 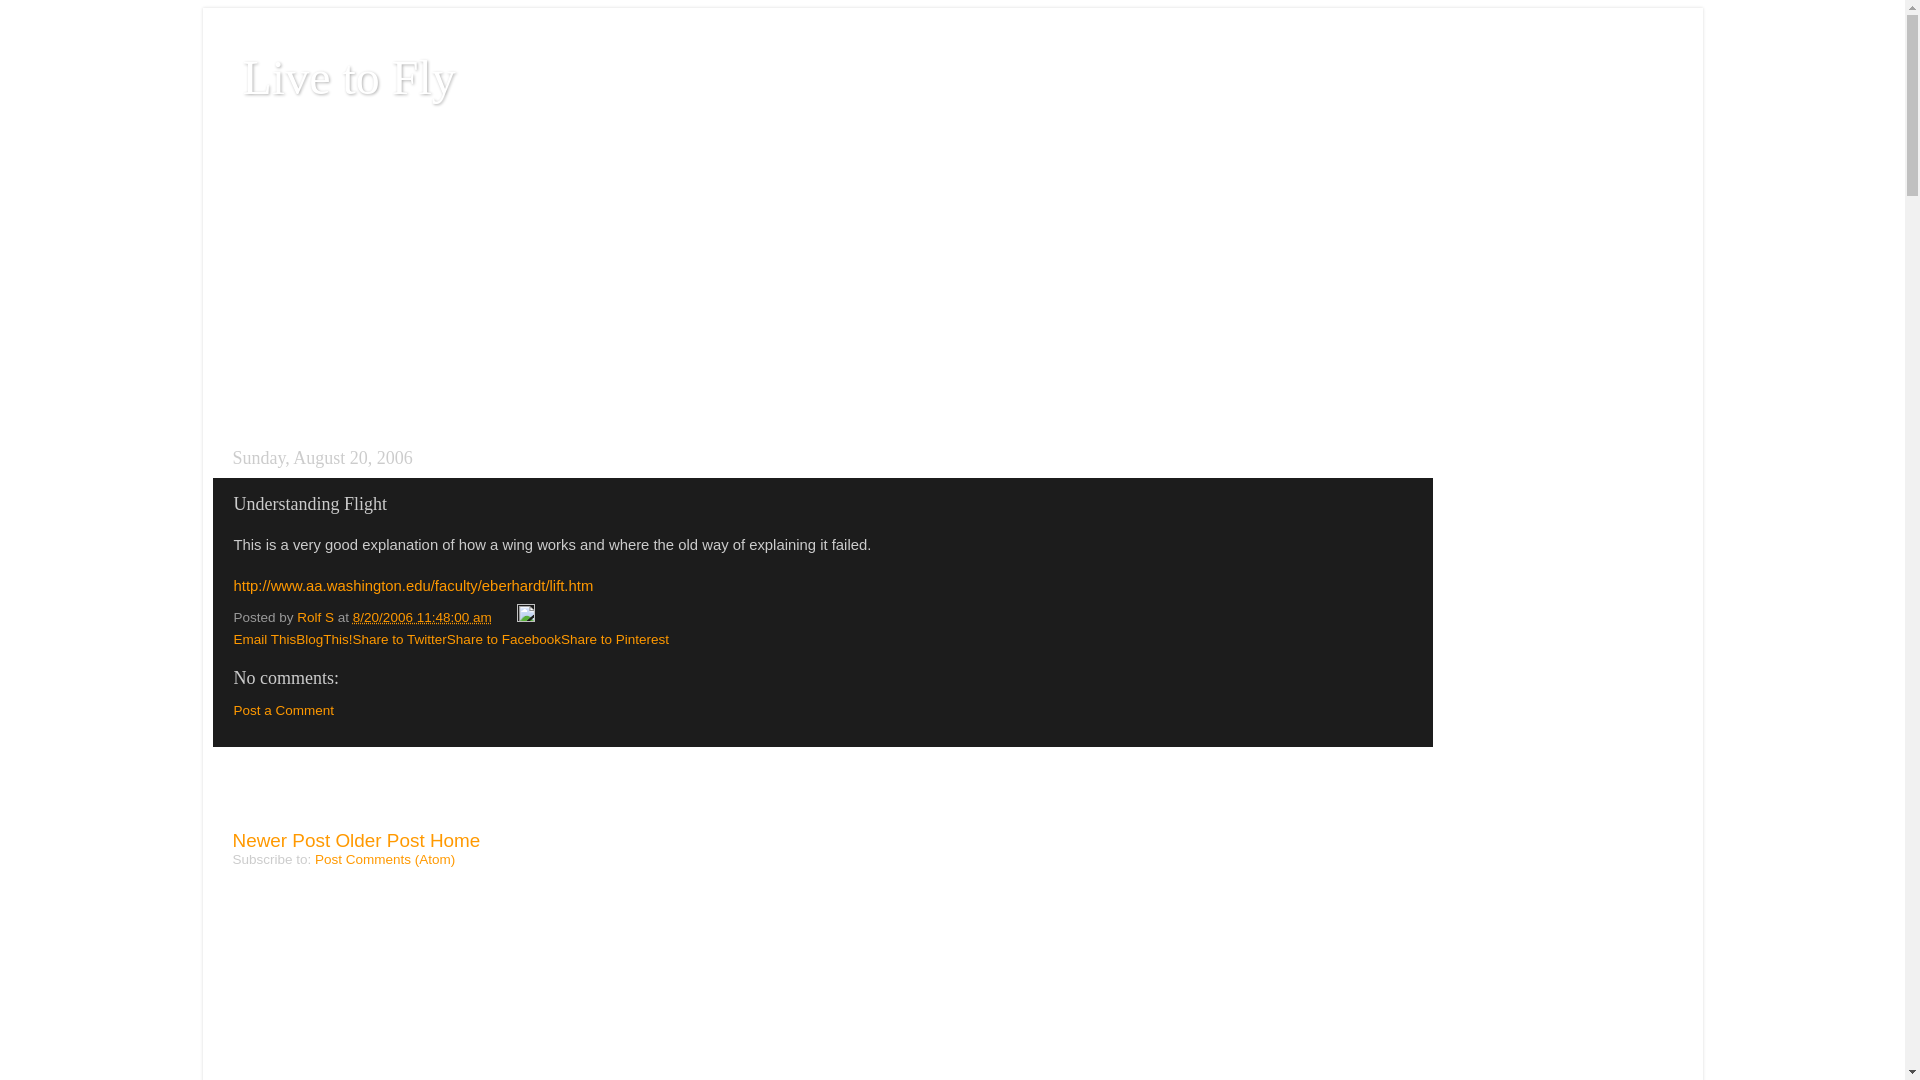 I want to click on 'Home', so click(x=454, y=840).